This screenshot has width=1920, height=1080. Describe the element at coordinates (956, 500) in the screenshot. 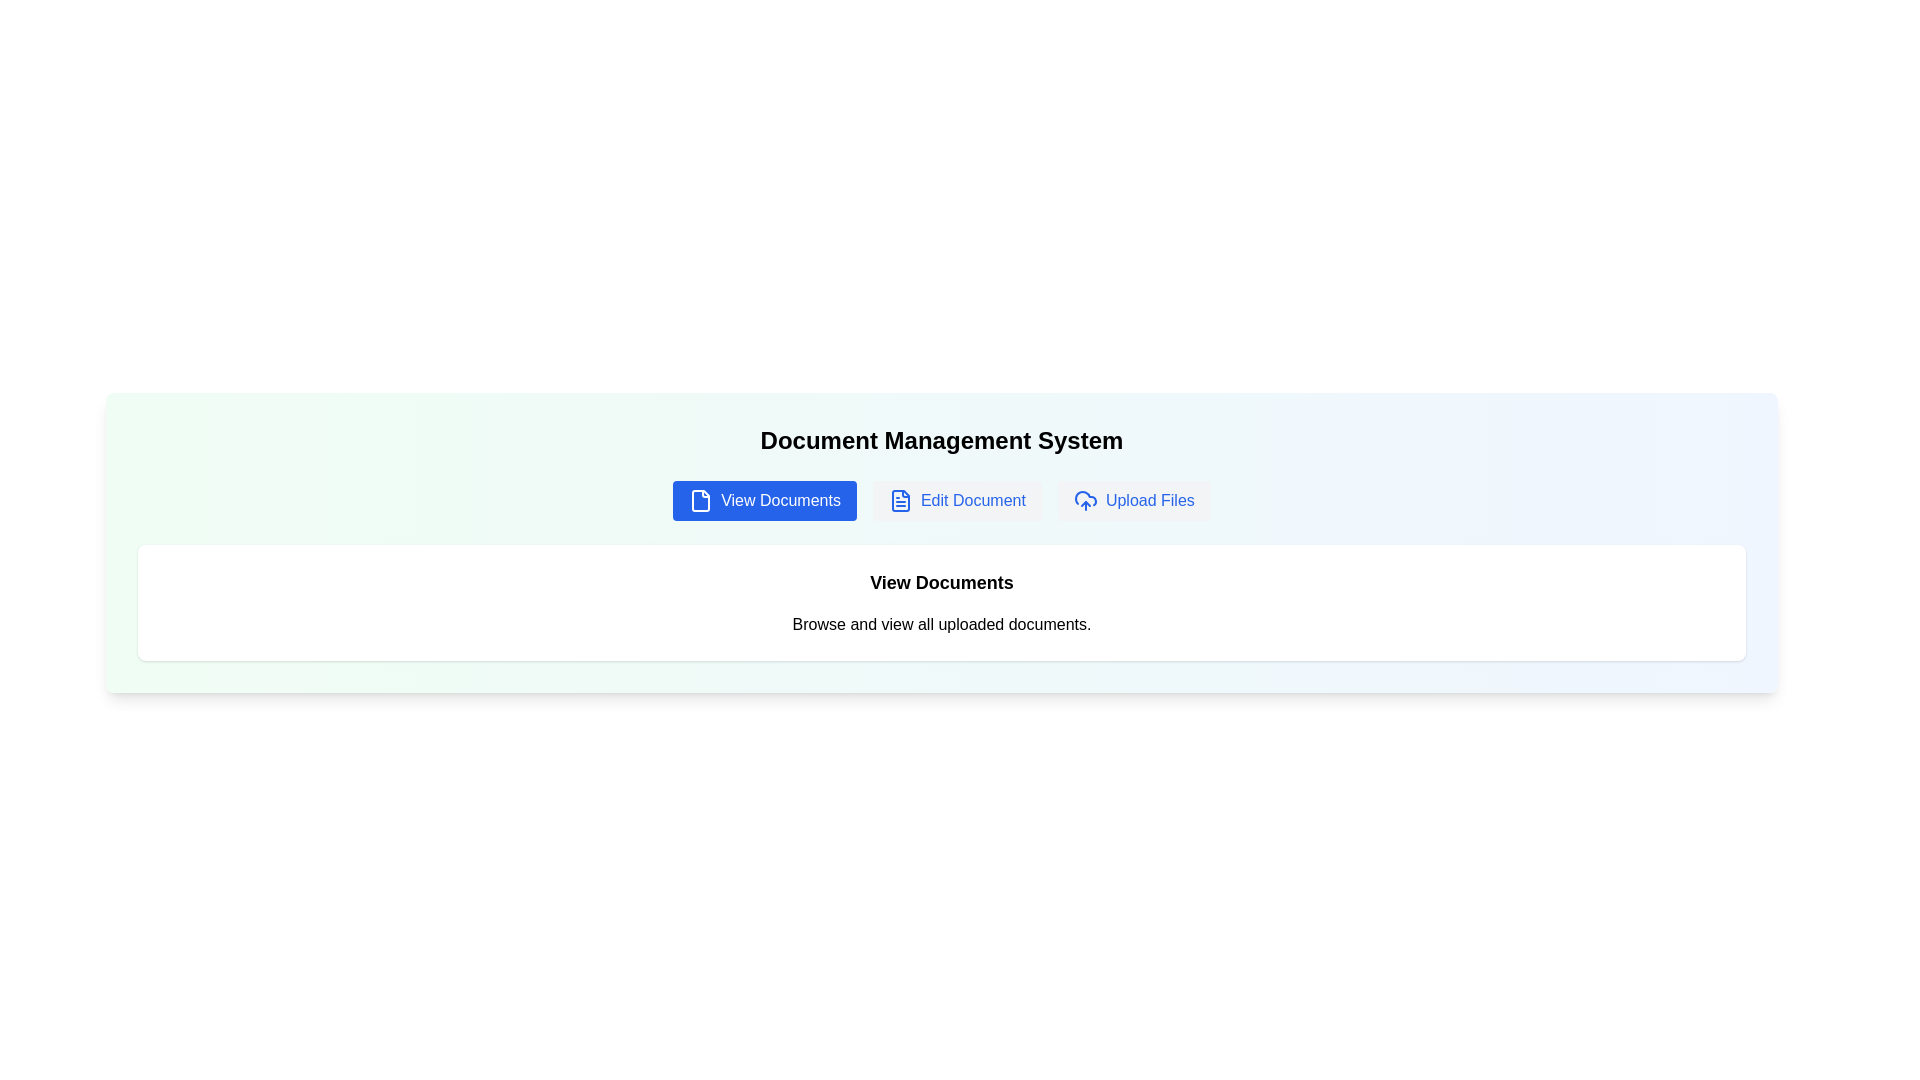

I see `the Edit Document tab to interact with it` at that location.